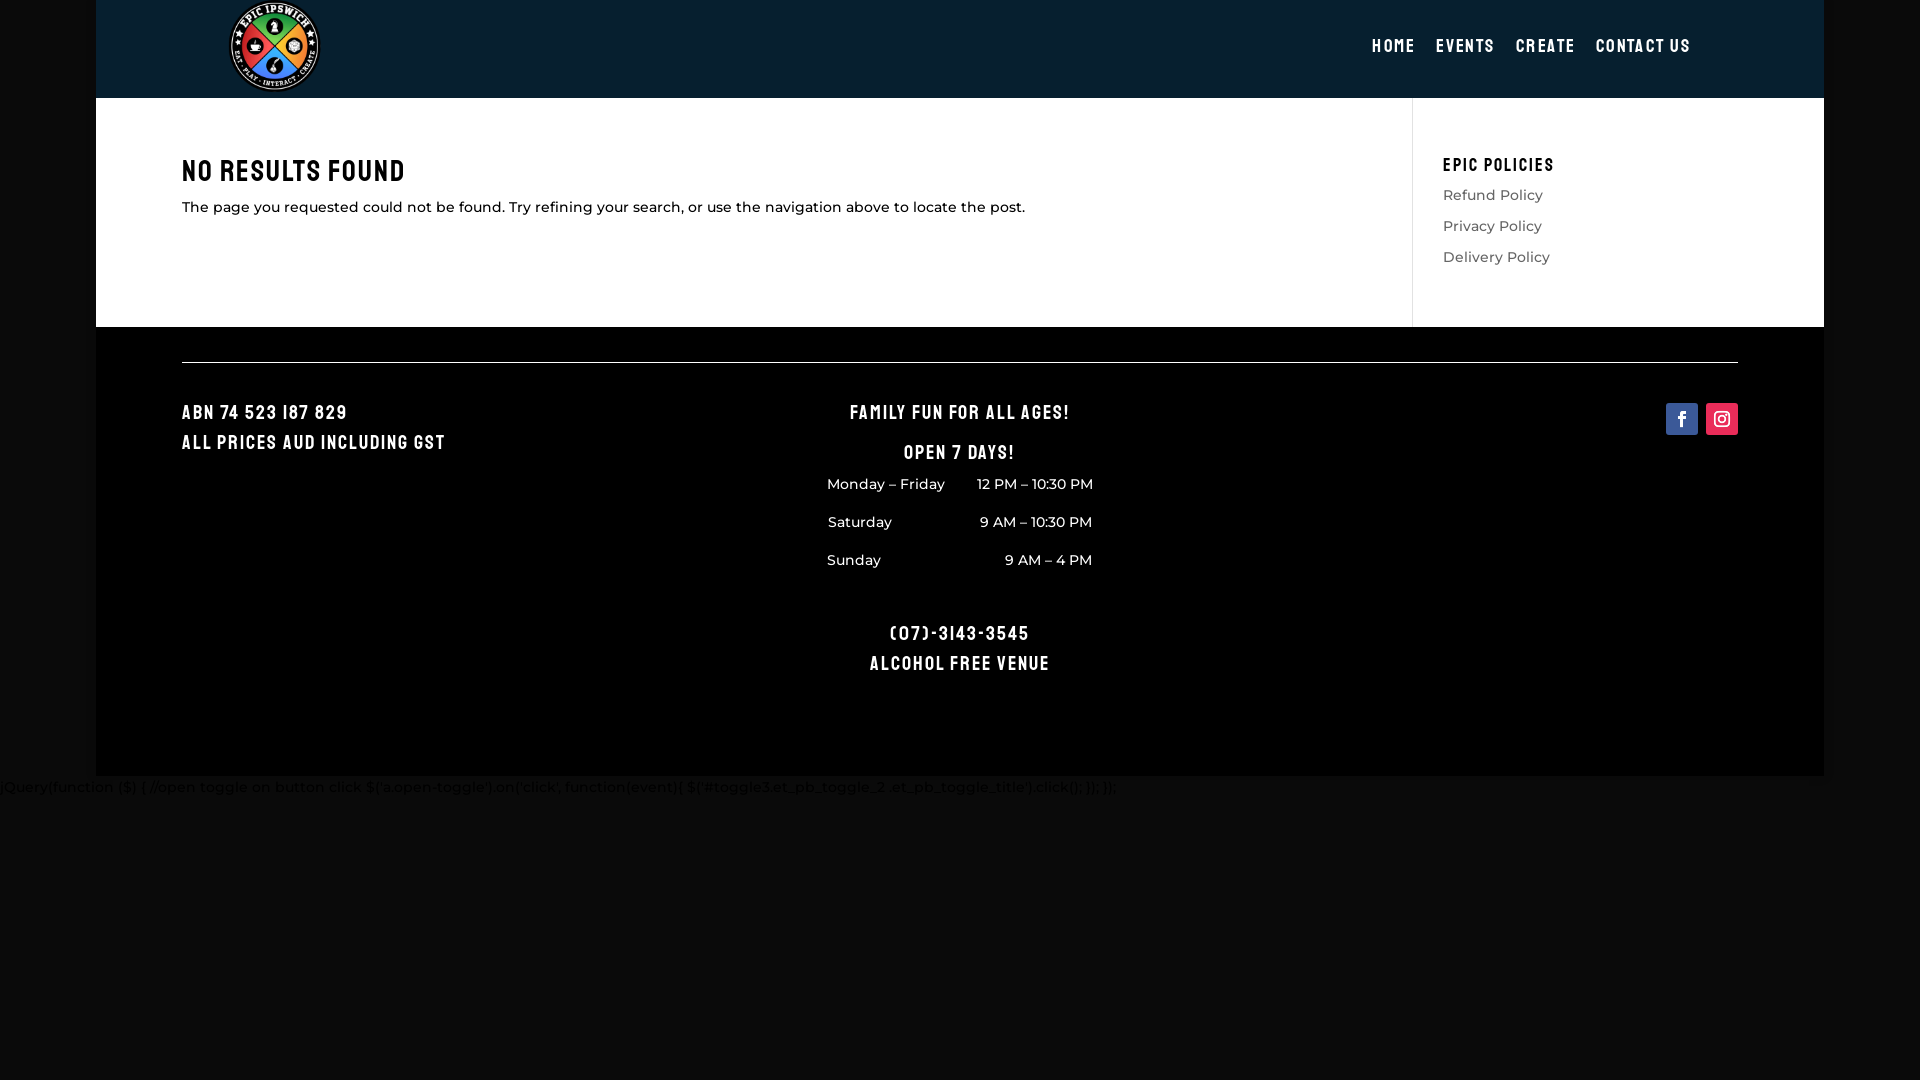  Describe the element at coordinates (1680, 418) in the screenshot. I see `'Follow on Facebook'` at that location.